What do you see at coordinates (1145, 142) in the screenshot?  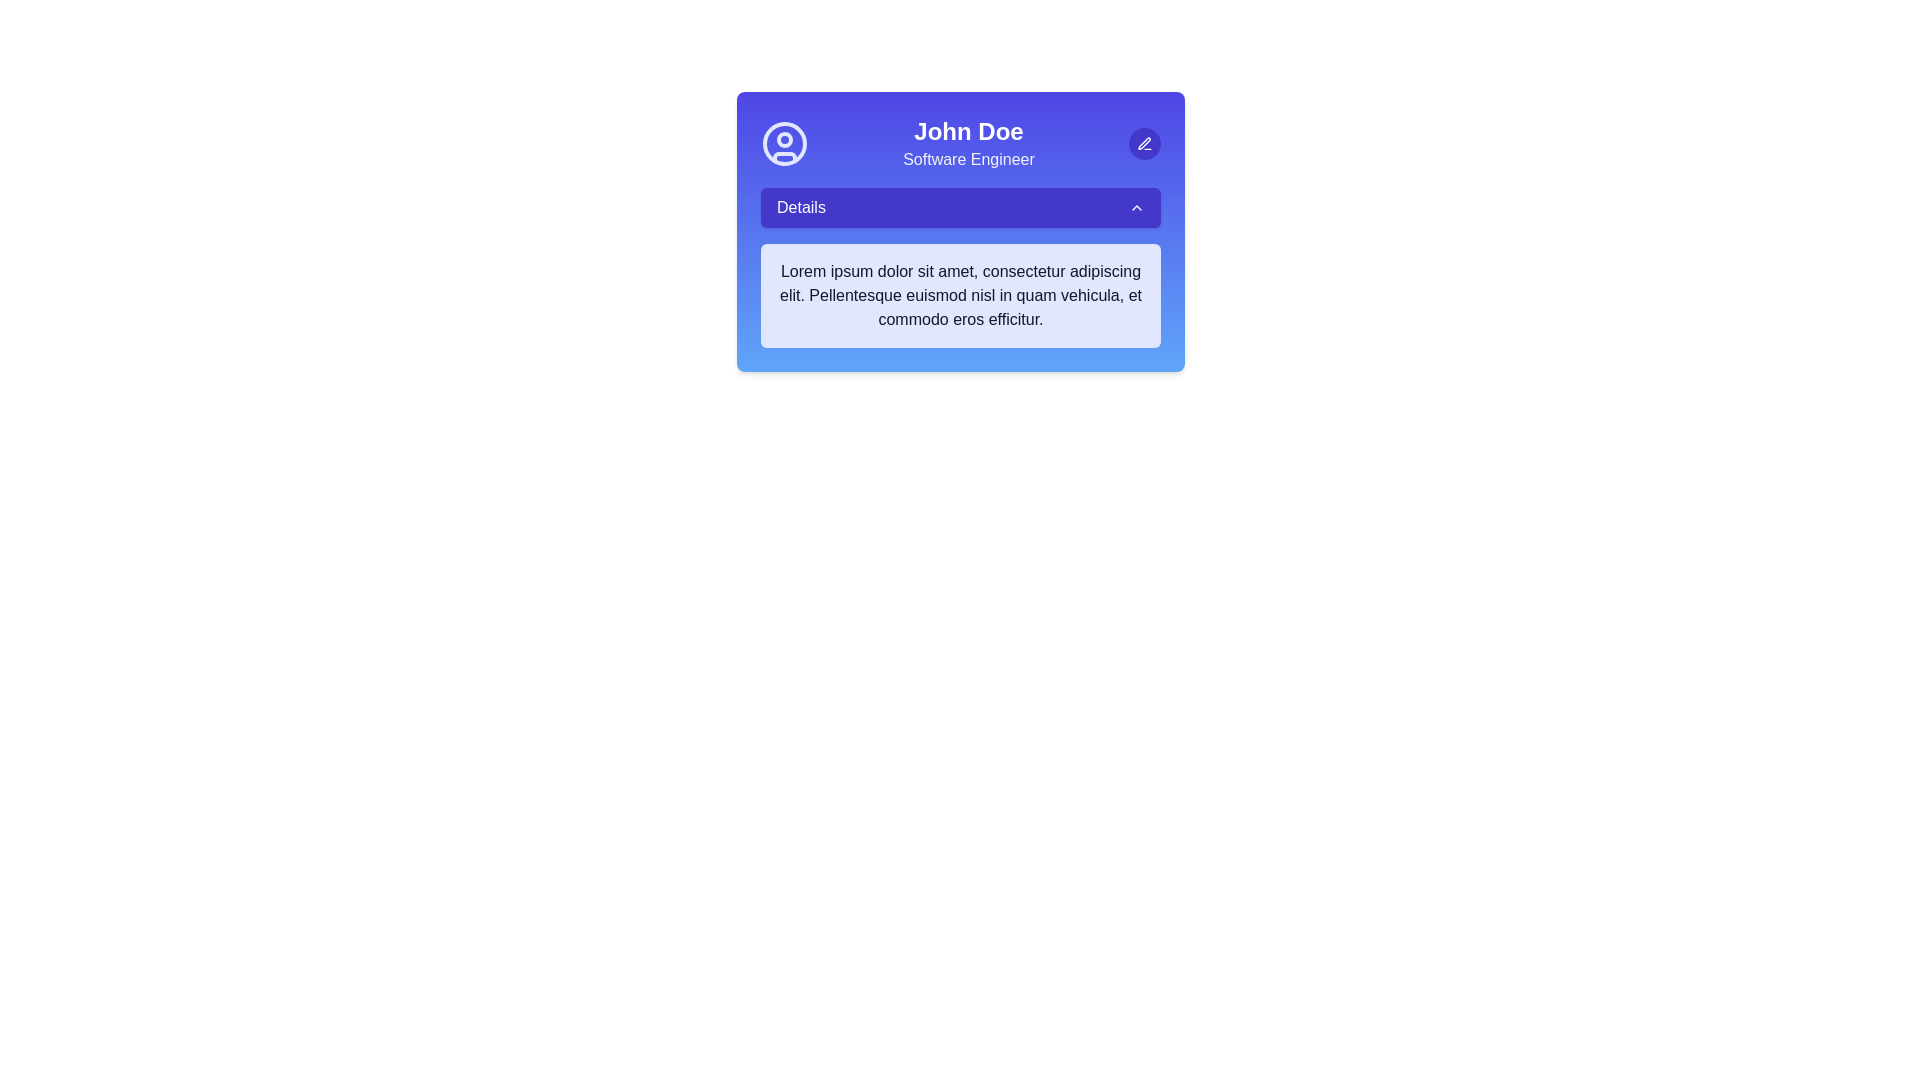 I see `the edit icon button located at the top-right corner of the user information card for accessibility purposes` at bounding box center [1145, 142].